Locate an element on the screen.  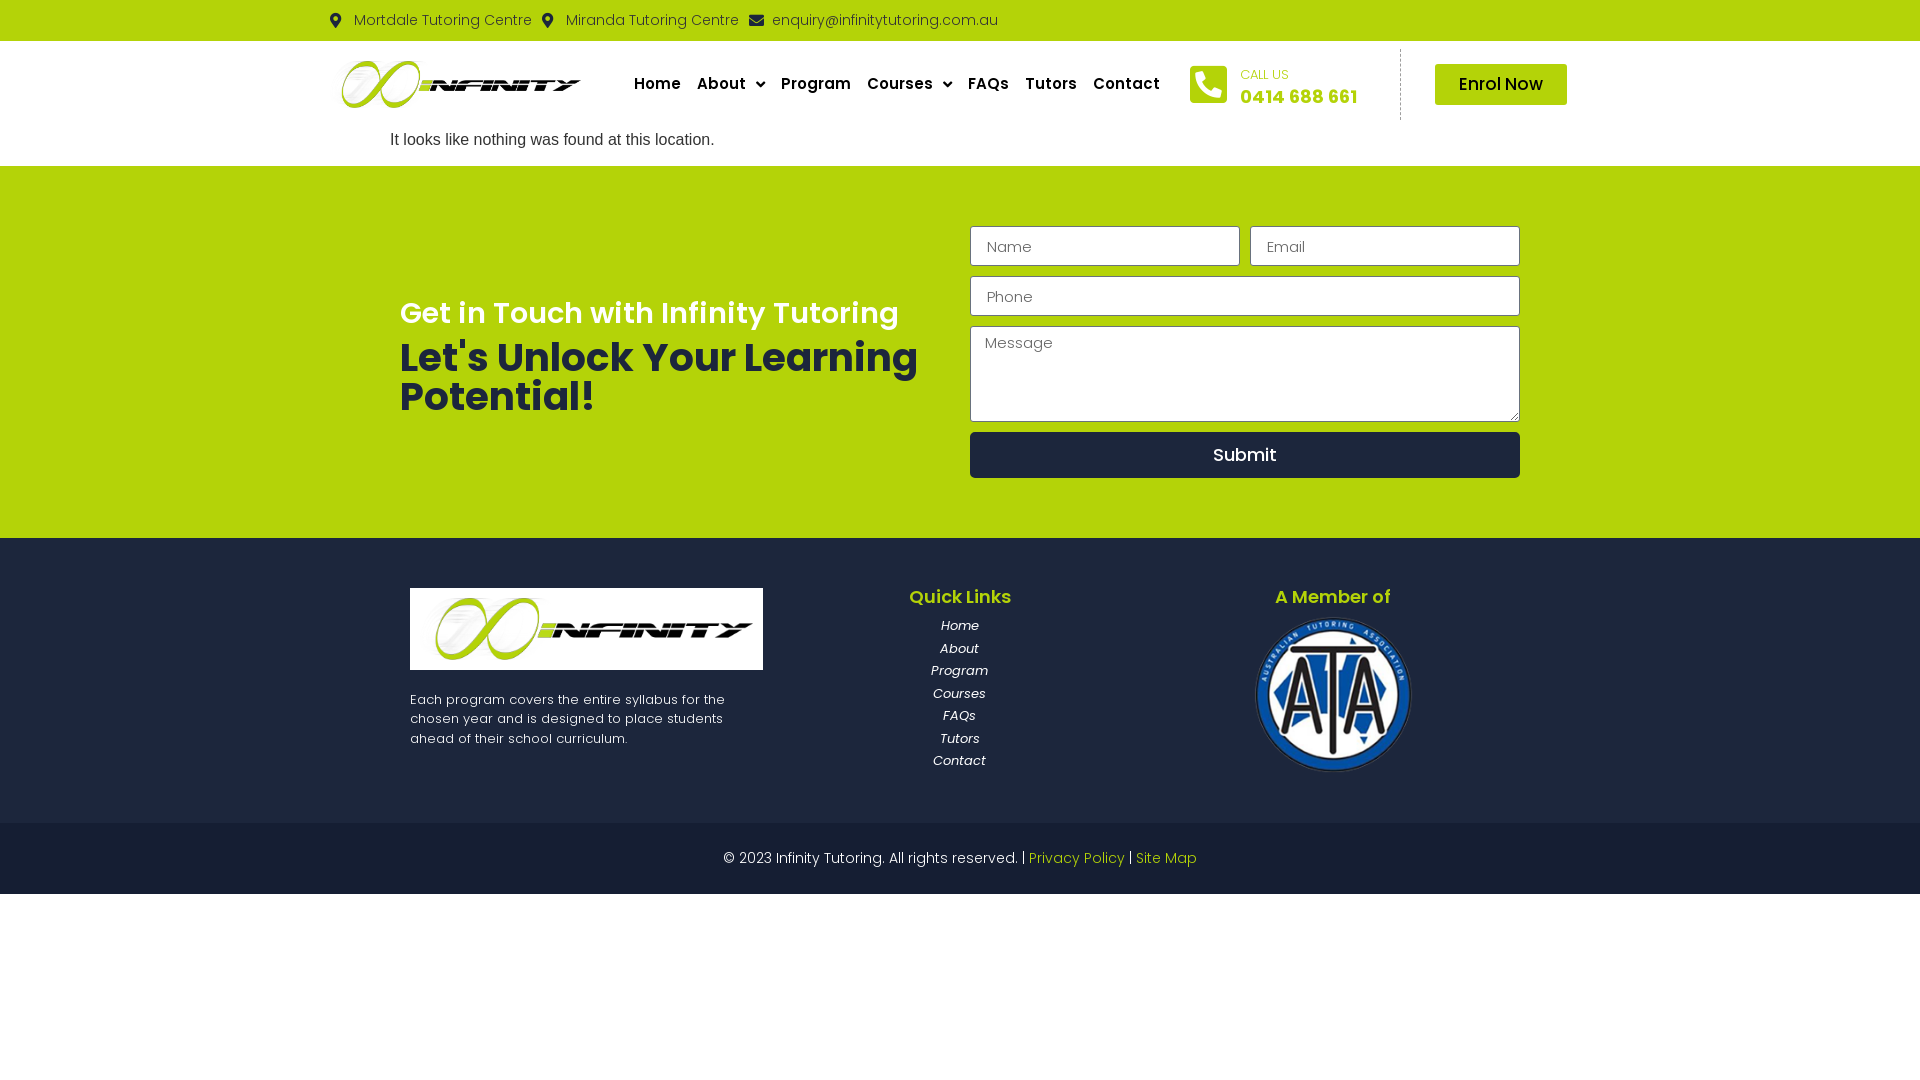
'Program' is located at coordinates (958, 671).